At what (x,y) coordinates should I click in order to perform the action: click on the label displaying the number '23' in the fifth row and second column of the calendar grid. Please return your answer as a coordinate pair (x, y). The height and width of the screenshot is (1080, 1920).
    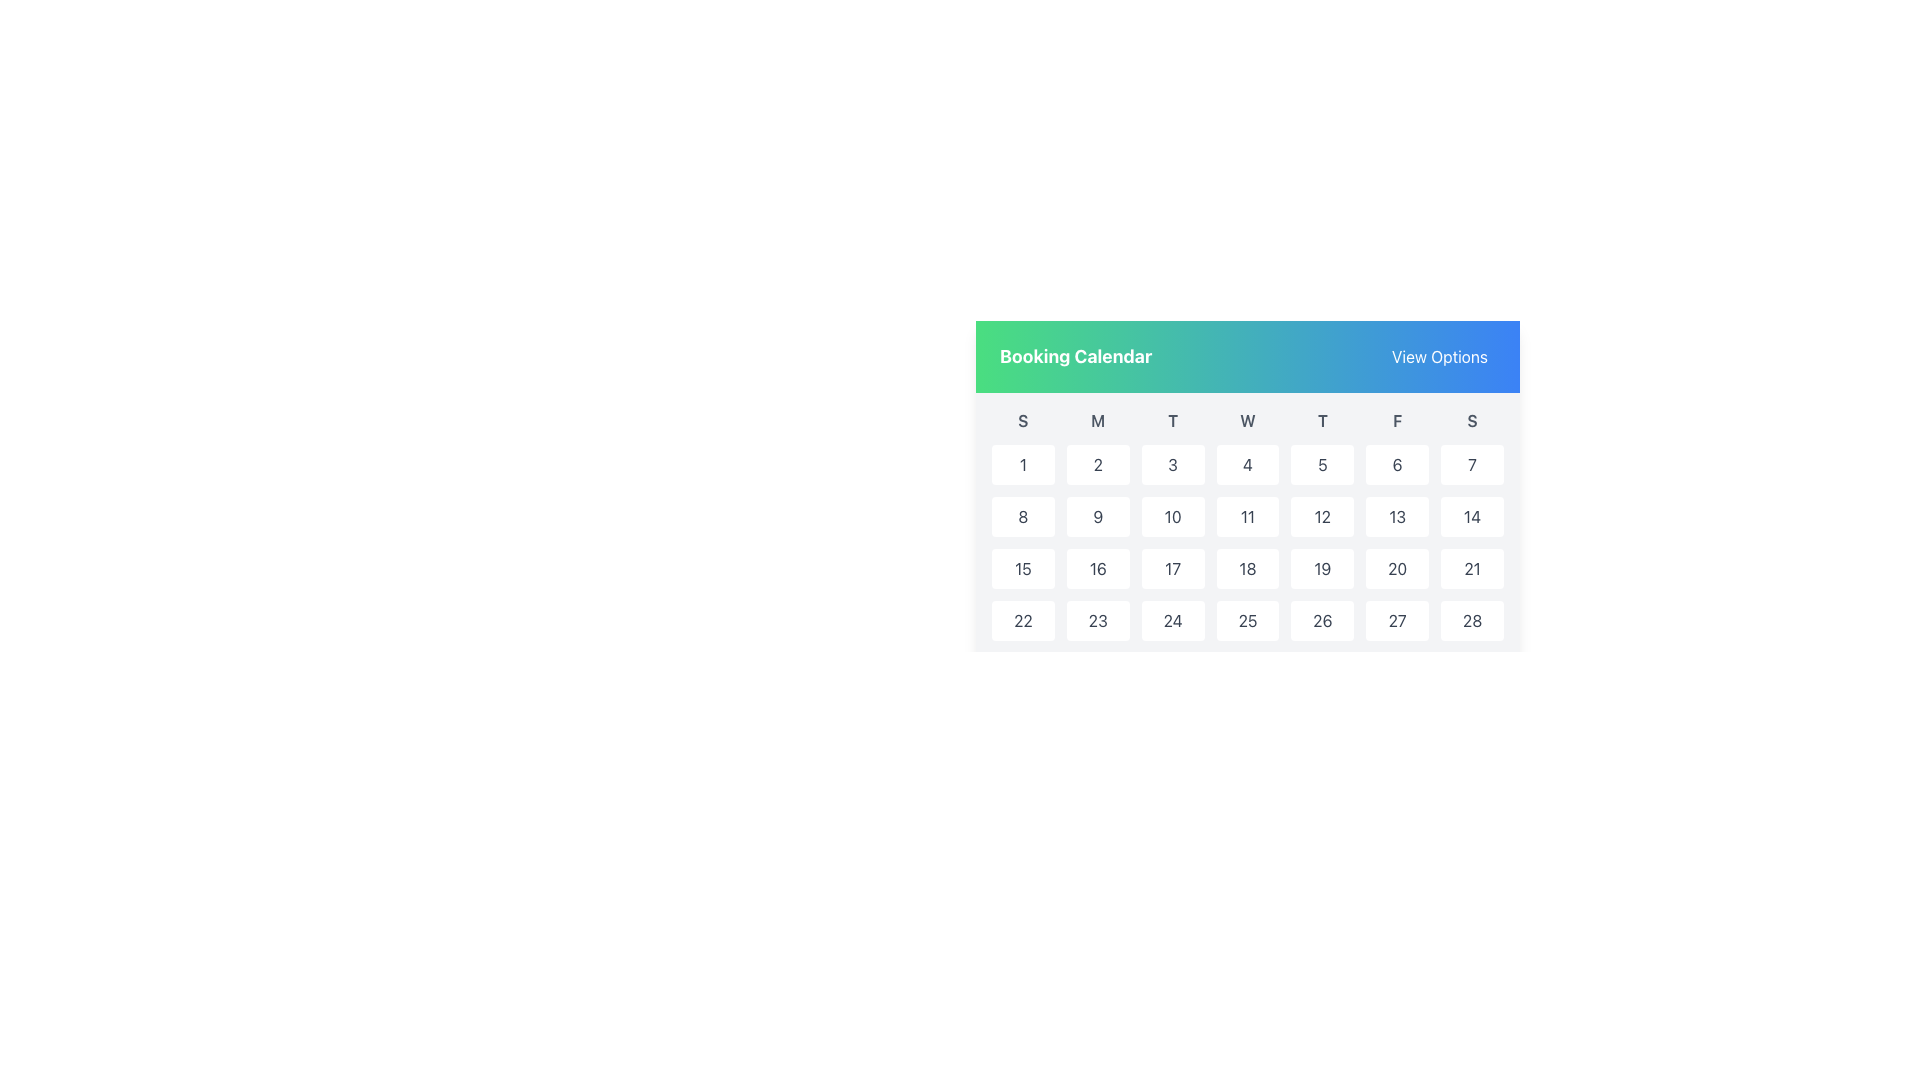
    Looking at the image, I should click on (1097, 620).